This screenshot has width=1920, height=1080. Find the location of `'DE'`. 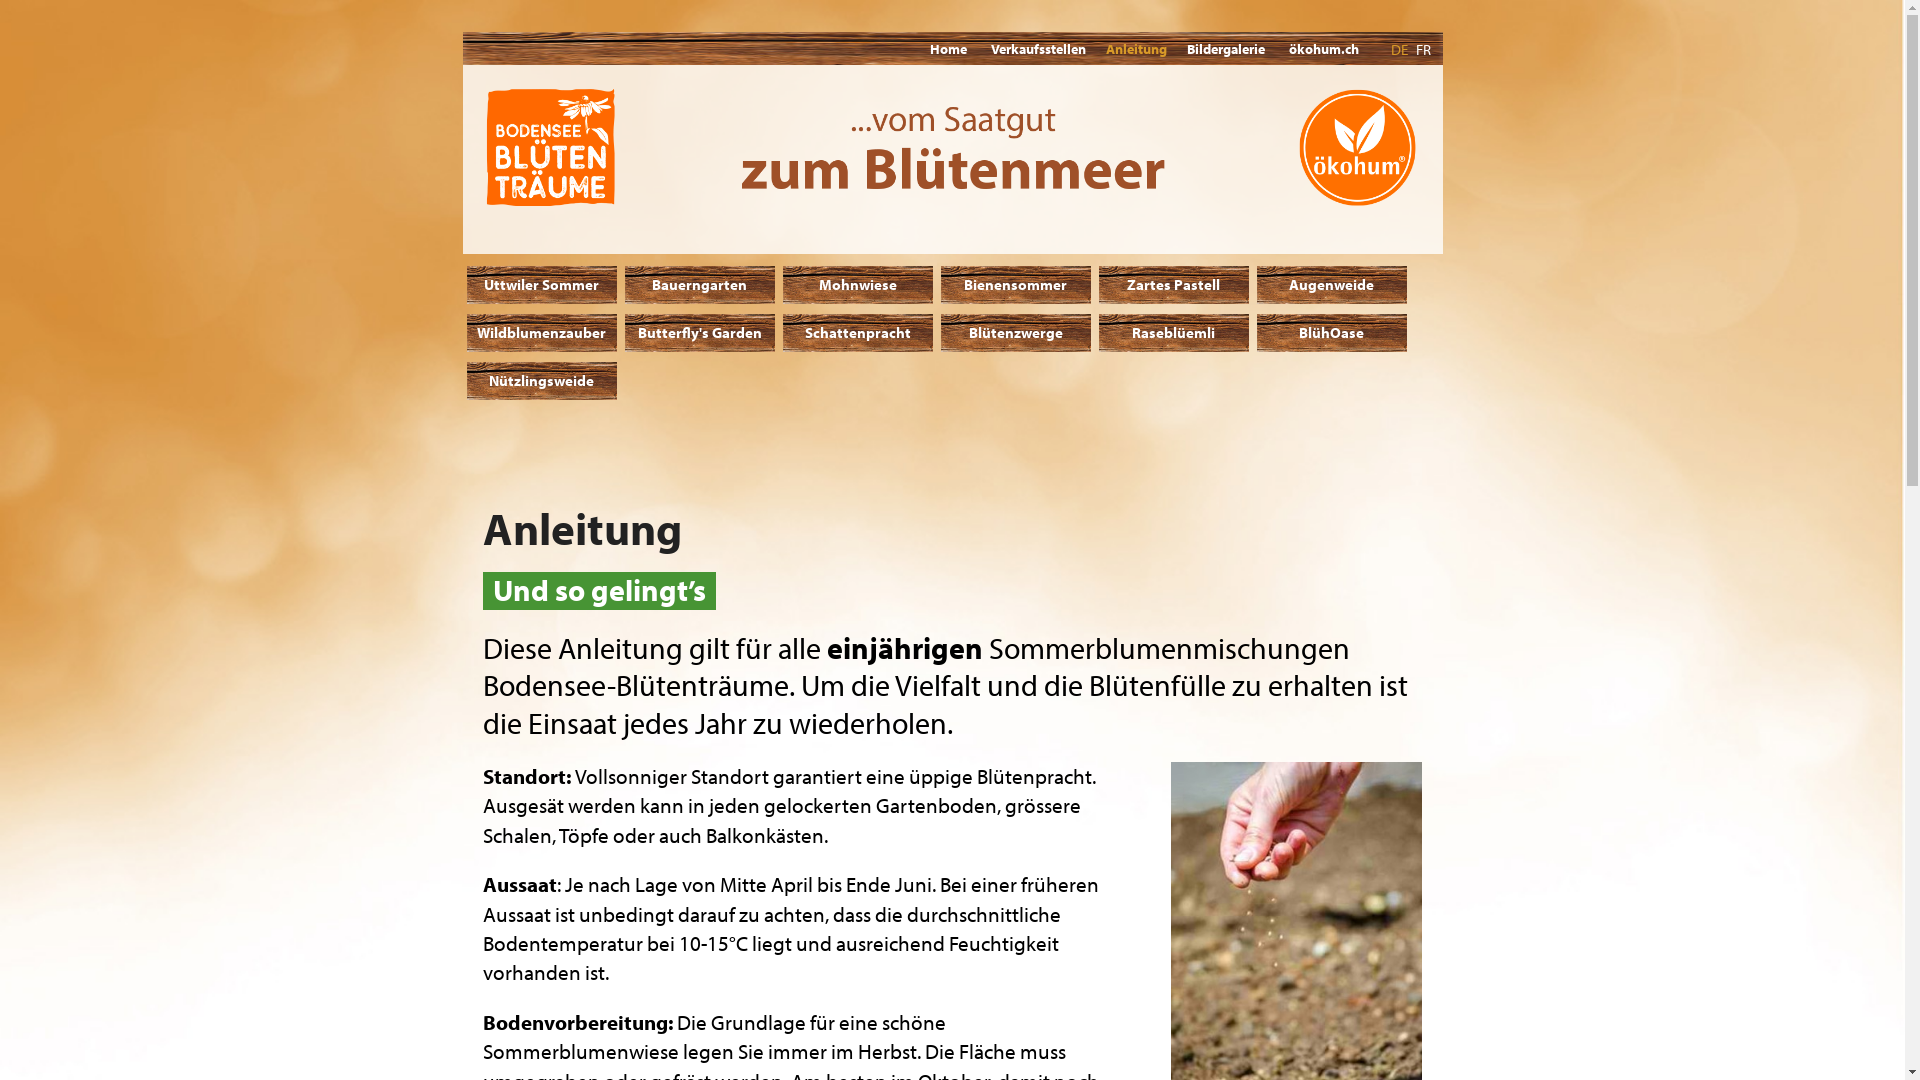

'DE' is located at coordinates (1397, 50).